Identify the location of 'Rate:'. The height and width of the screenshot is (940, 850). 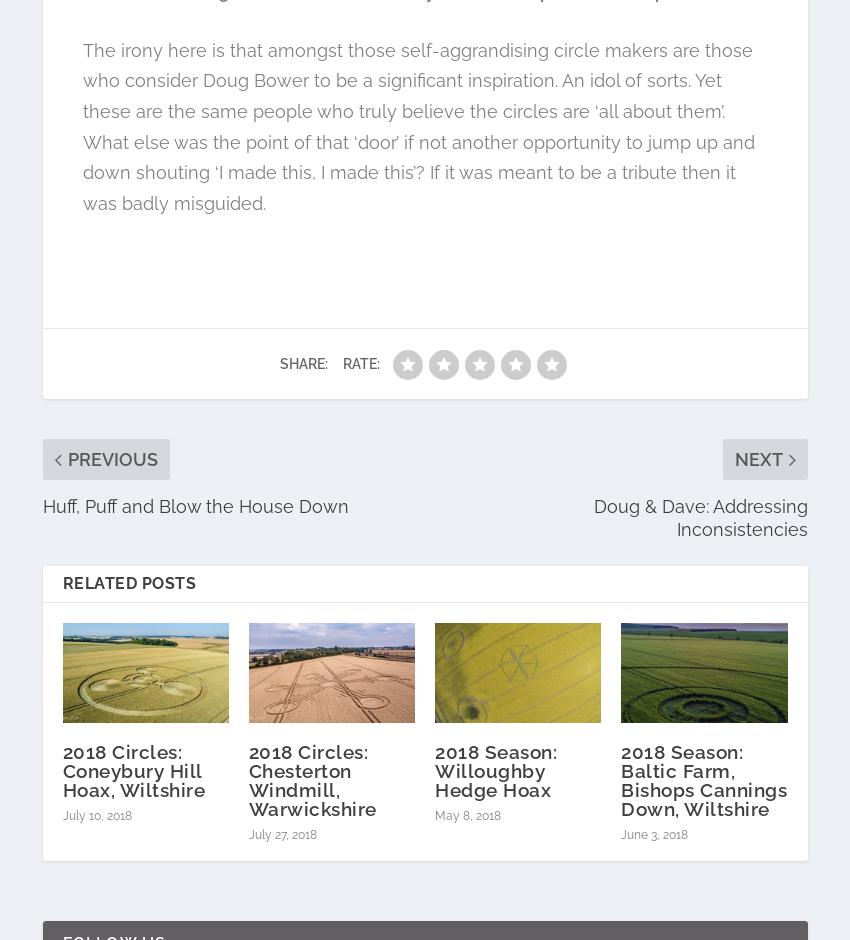
(360, 362).